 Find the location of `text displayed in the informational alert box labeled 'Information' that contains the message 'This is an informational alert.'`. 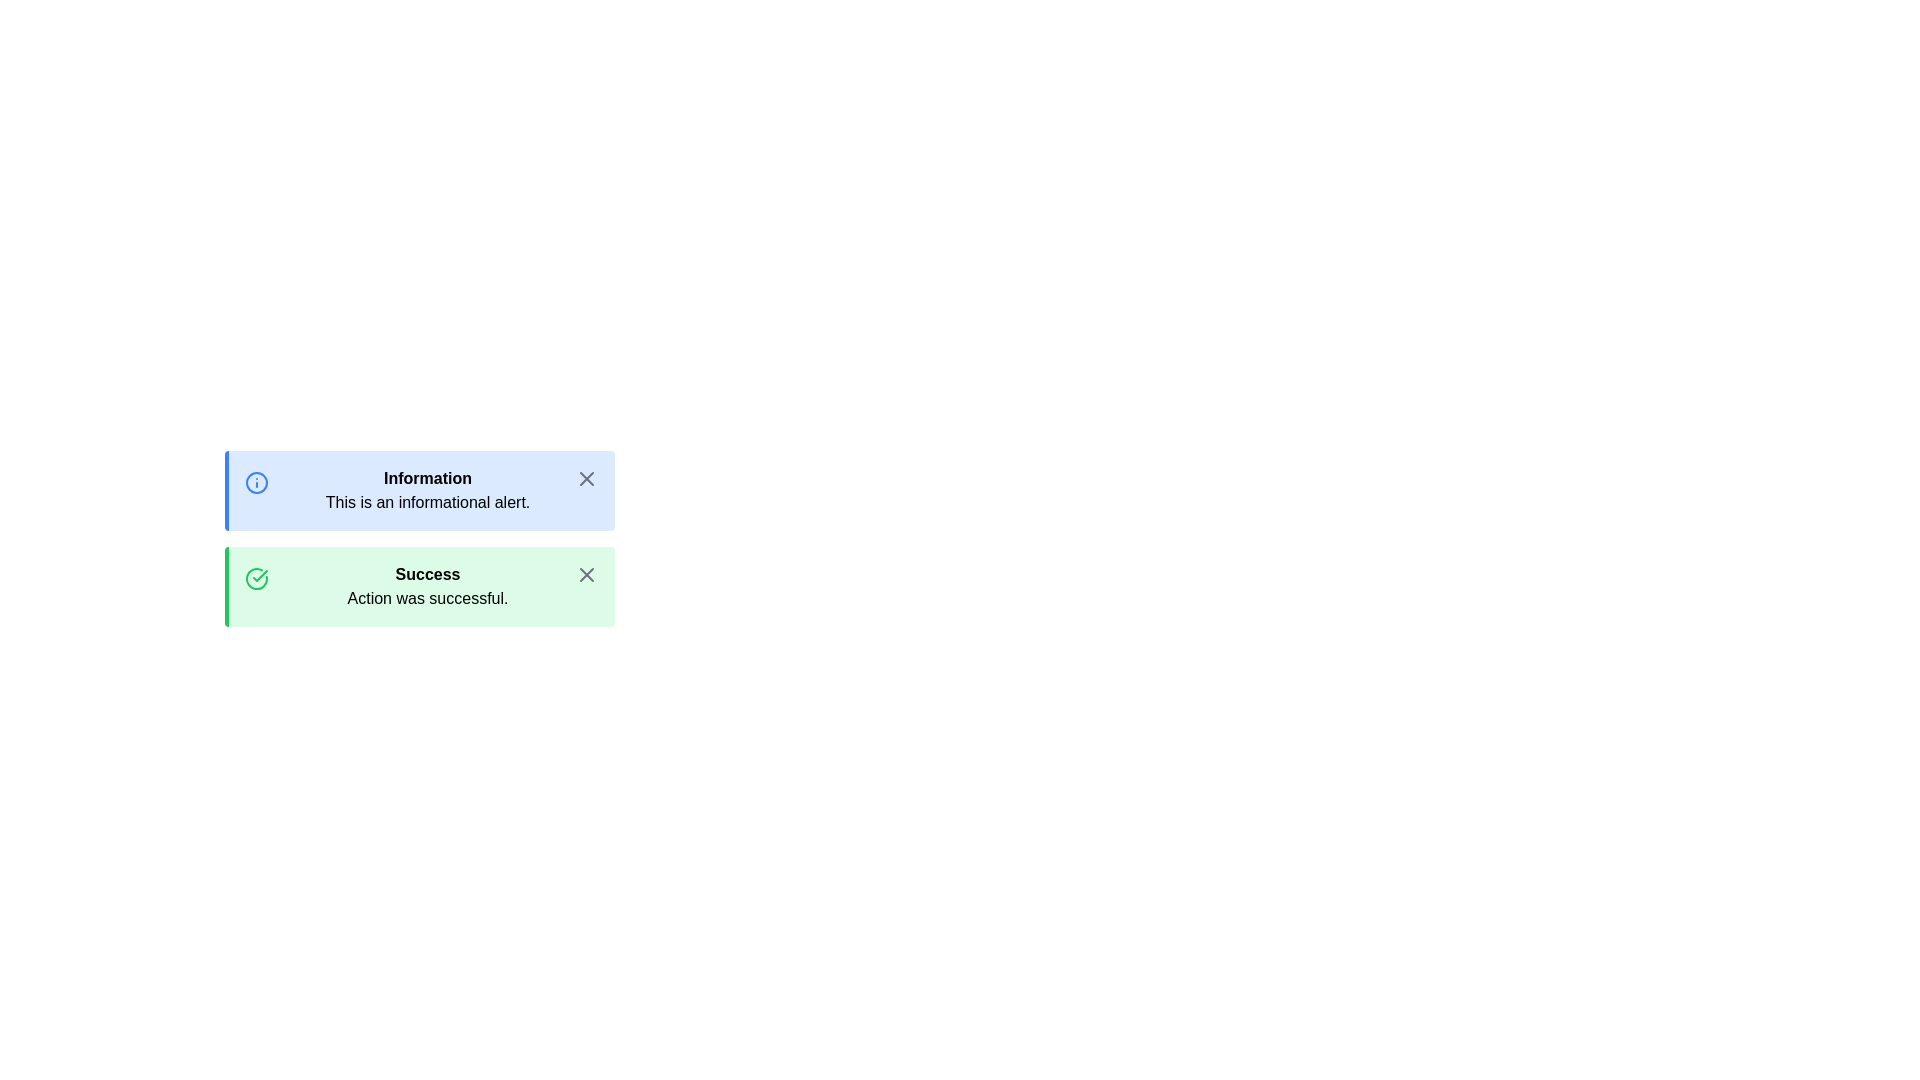

text displayed in the informational alert box labeled 'Information' that contains the message 'This is an informational alert.' is located at coordinates (426, 490).